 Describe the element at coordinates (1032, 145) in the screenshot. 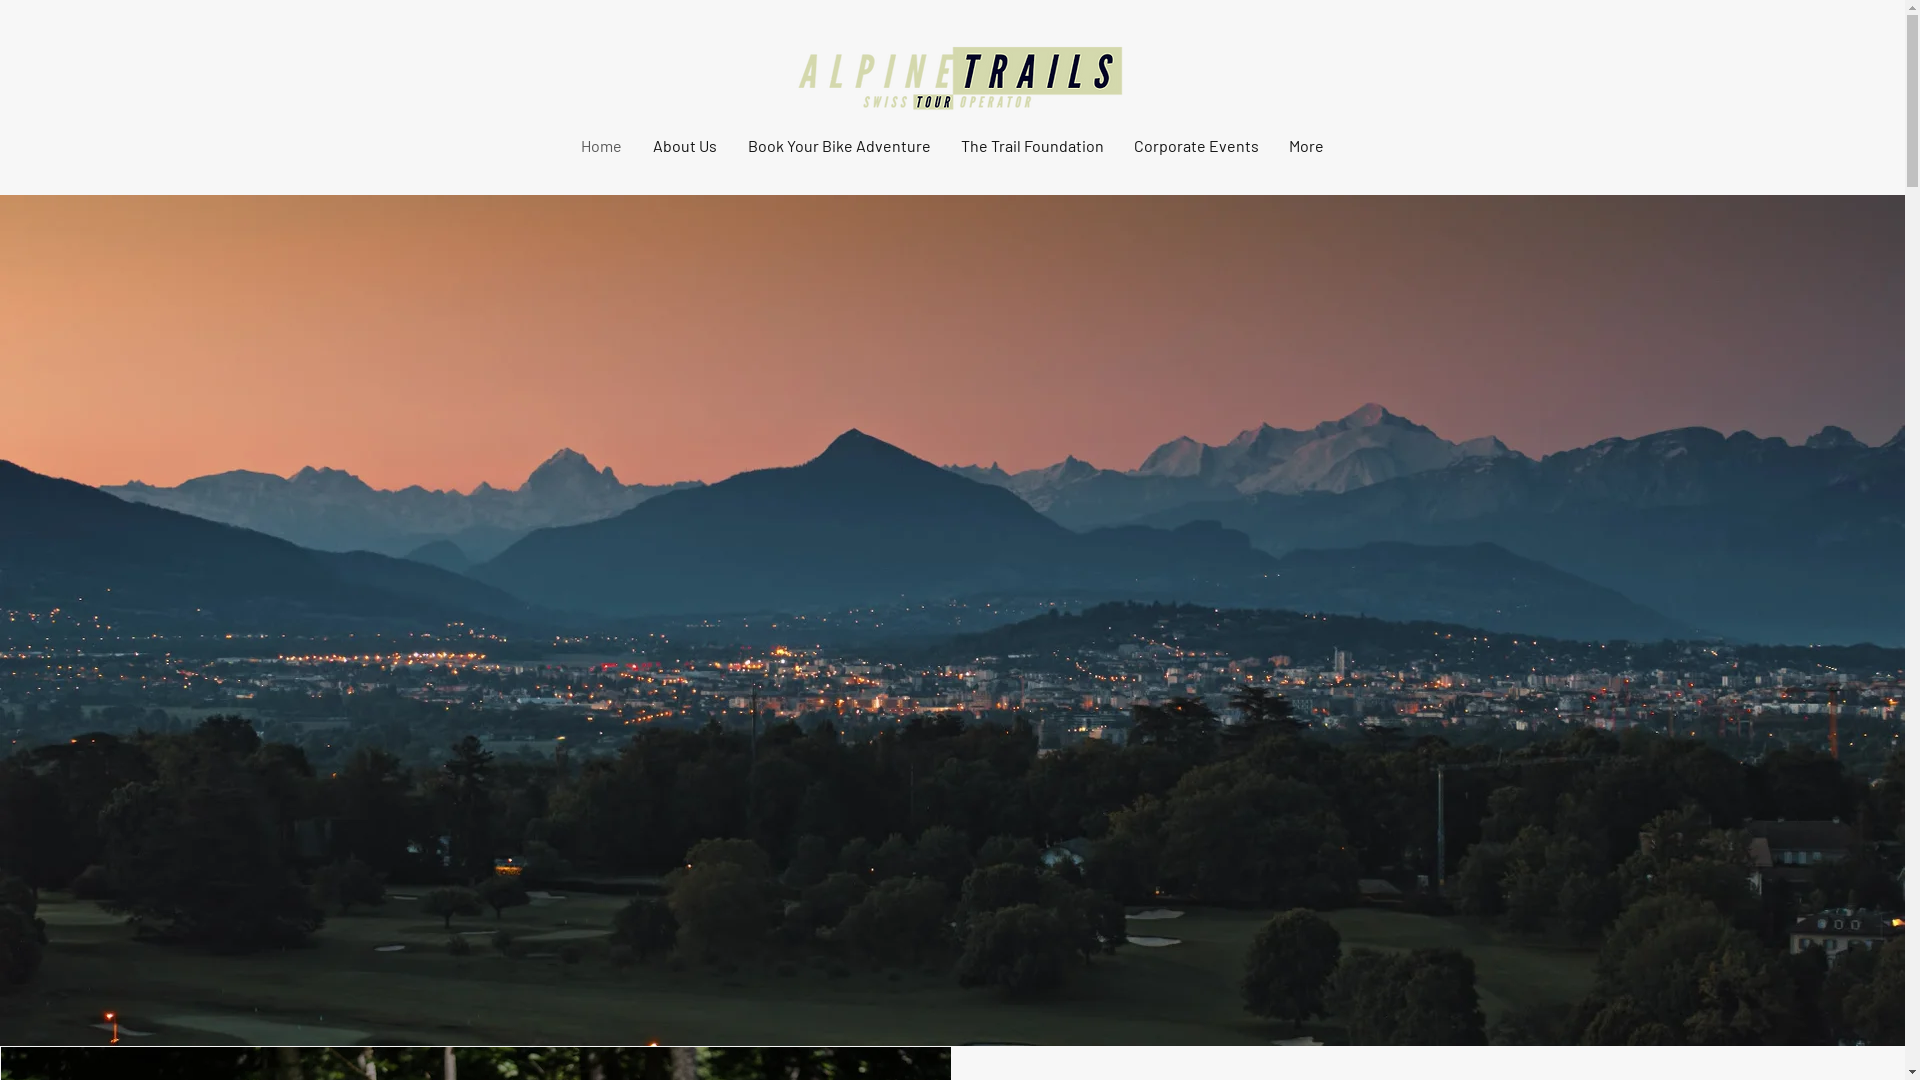

I see `'The Trail Foundation'` at that location.